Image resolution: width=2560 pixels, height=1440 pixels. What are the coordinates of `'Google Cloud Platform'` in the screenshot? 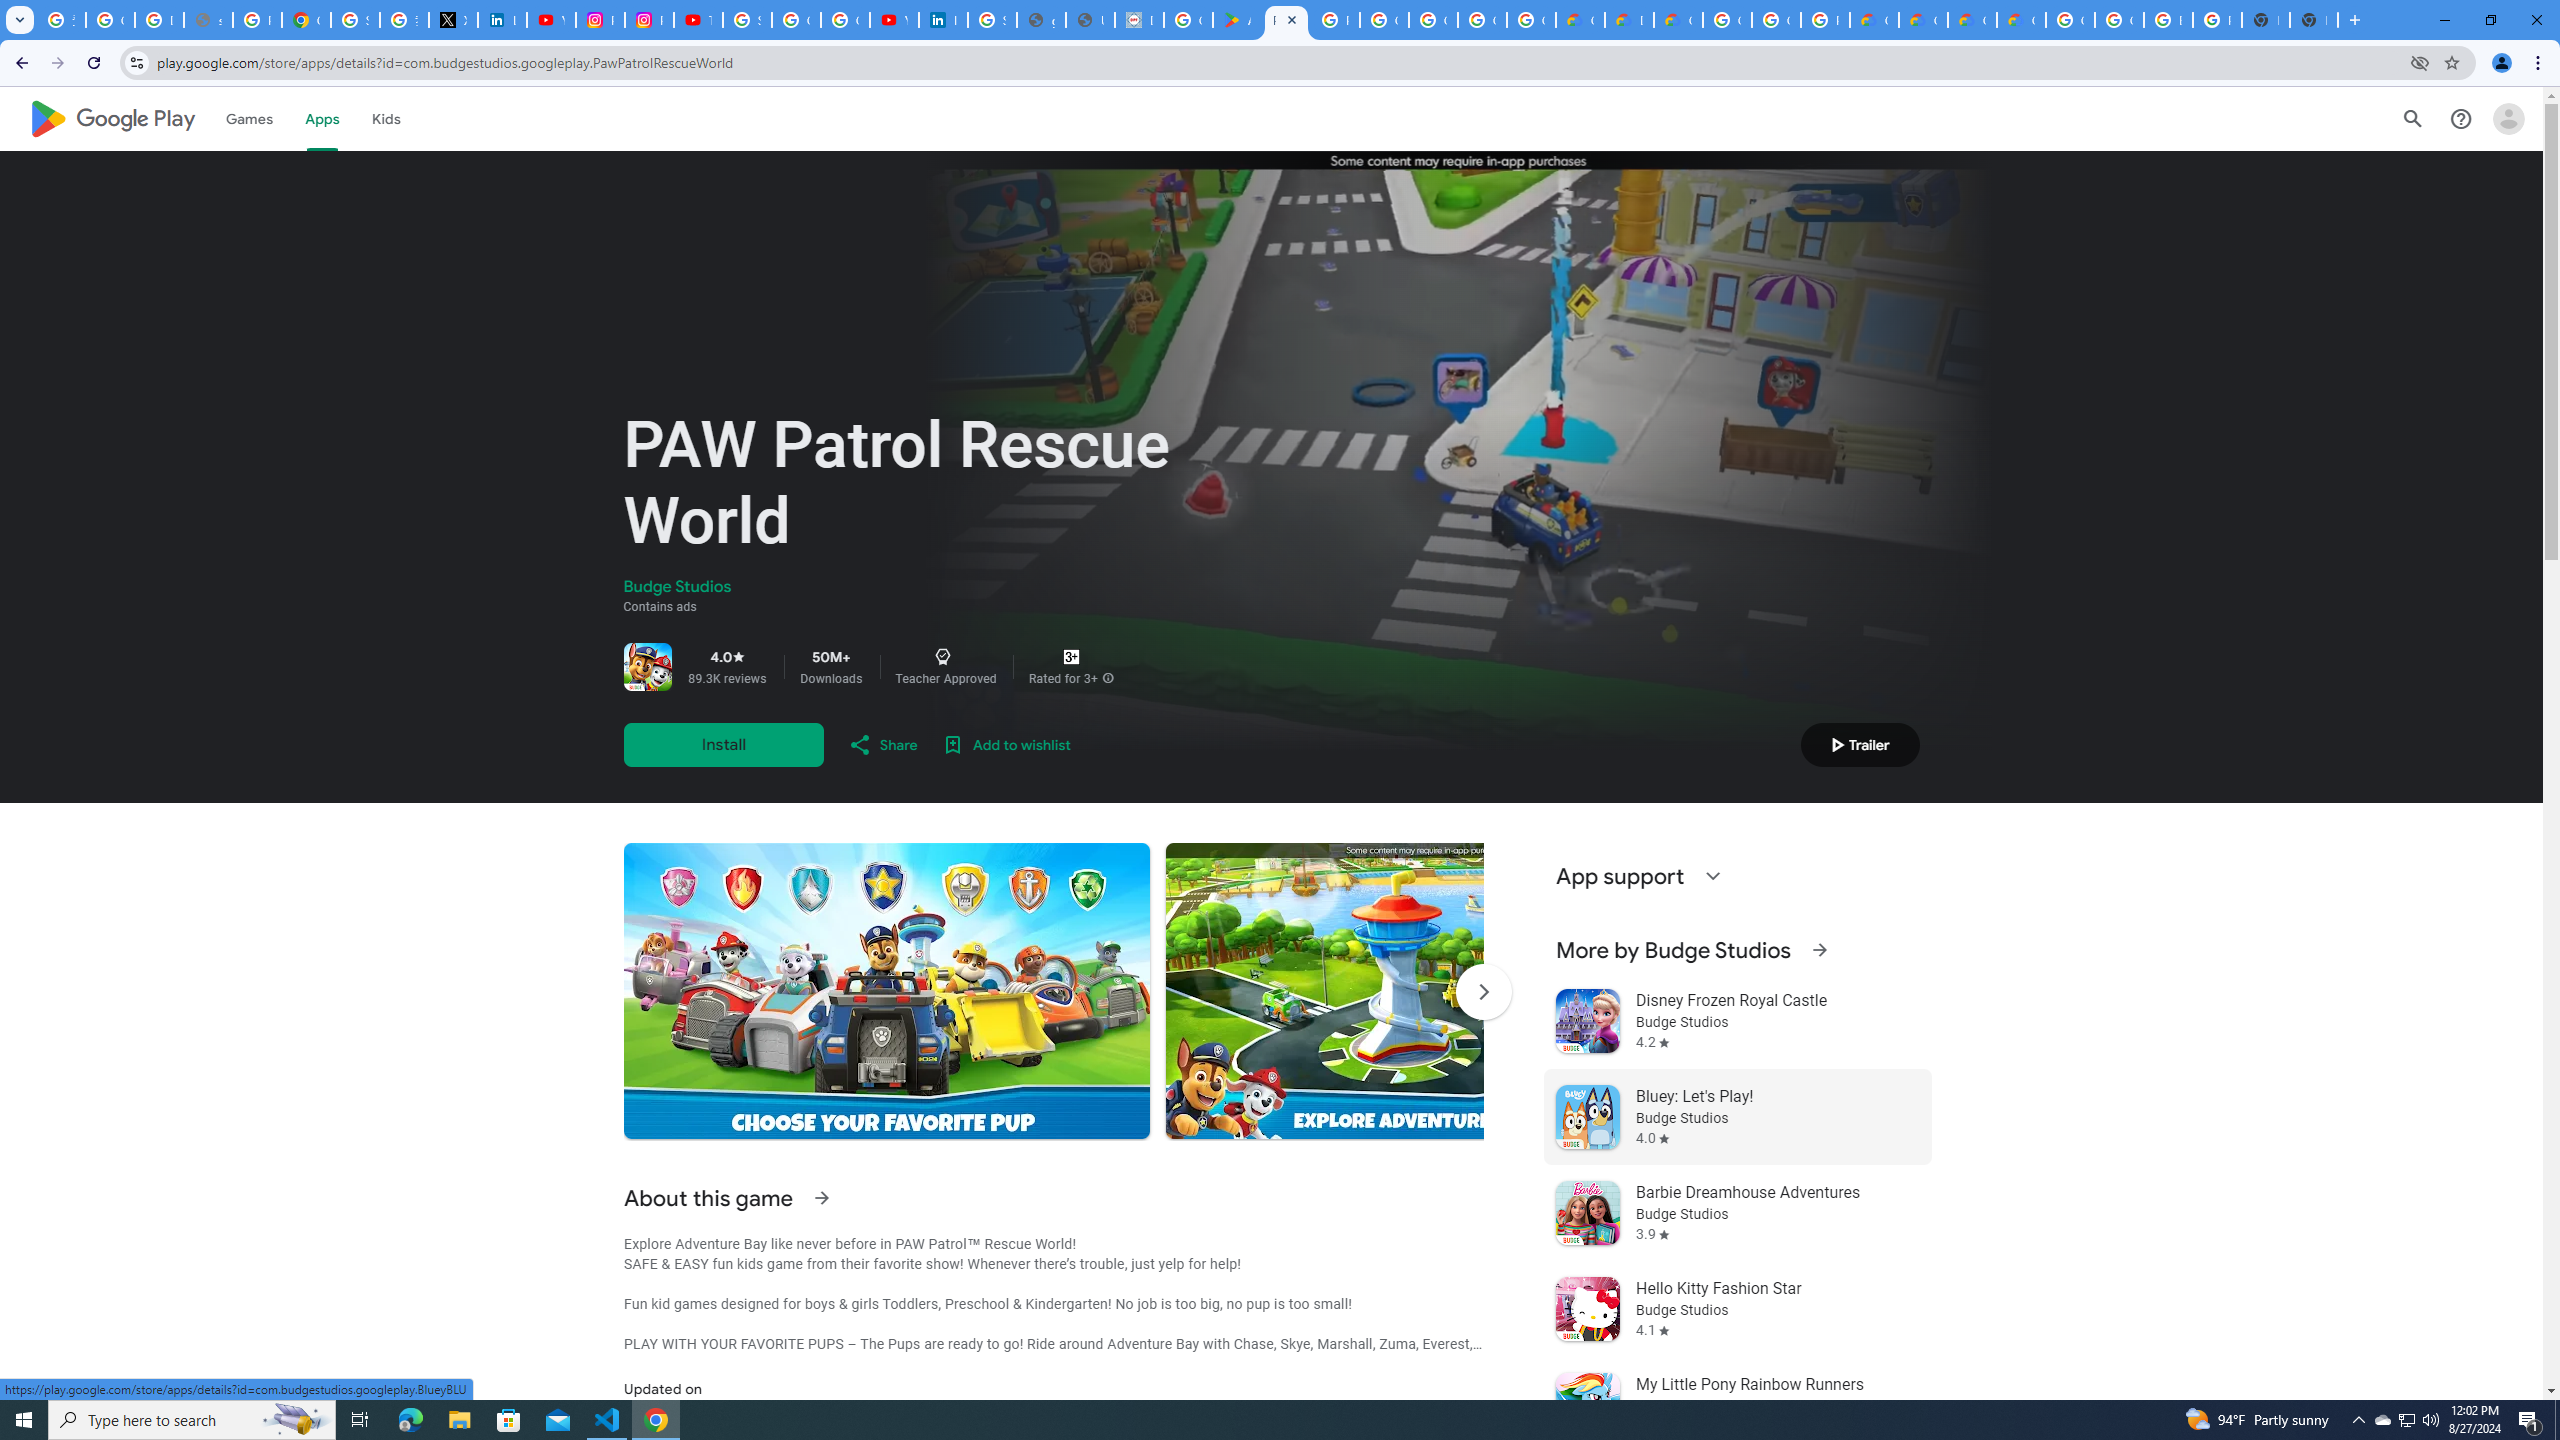 It's located at (2119, 19).